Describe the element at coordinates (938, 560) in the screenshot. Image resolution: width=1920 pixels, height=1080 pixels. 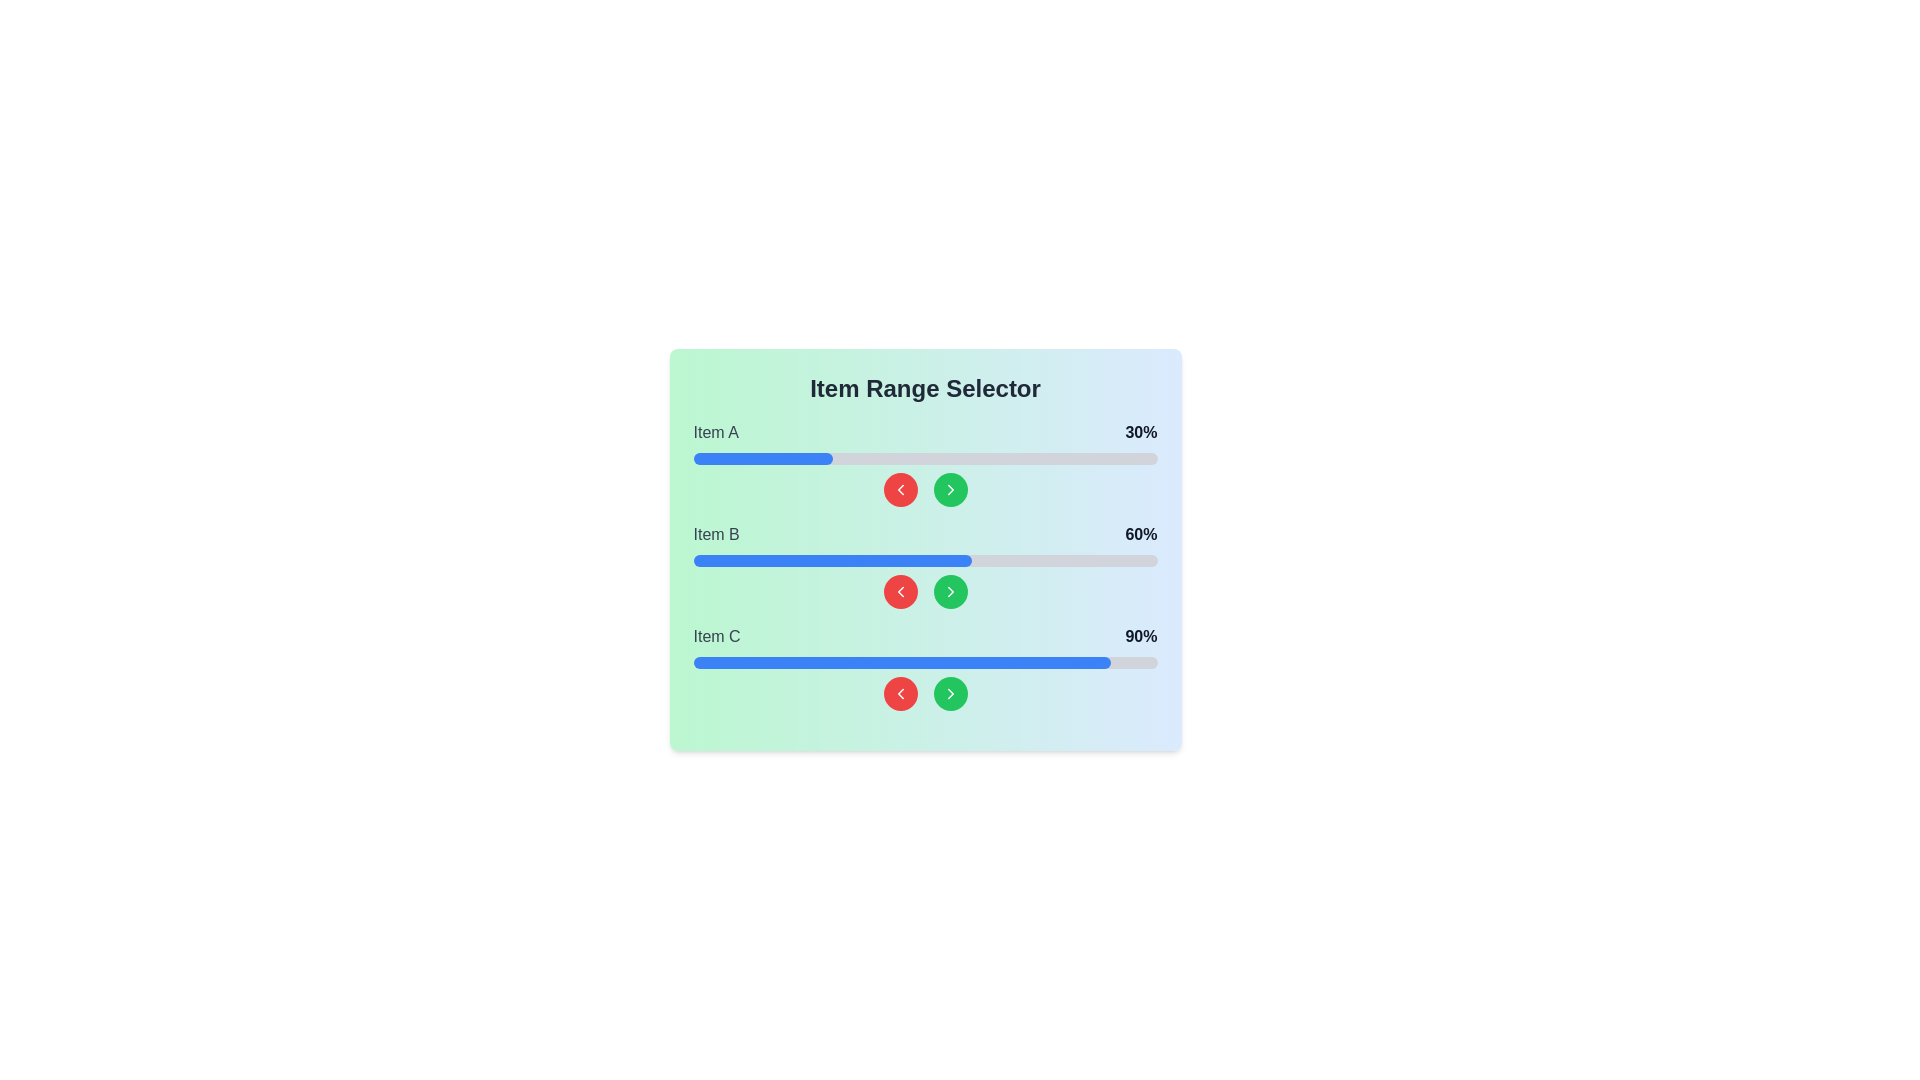
I see `the slider` at that location.